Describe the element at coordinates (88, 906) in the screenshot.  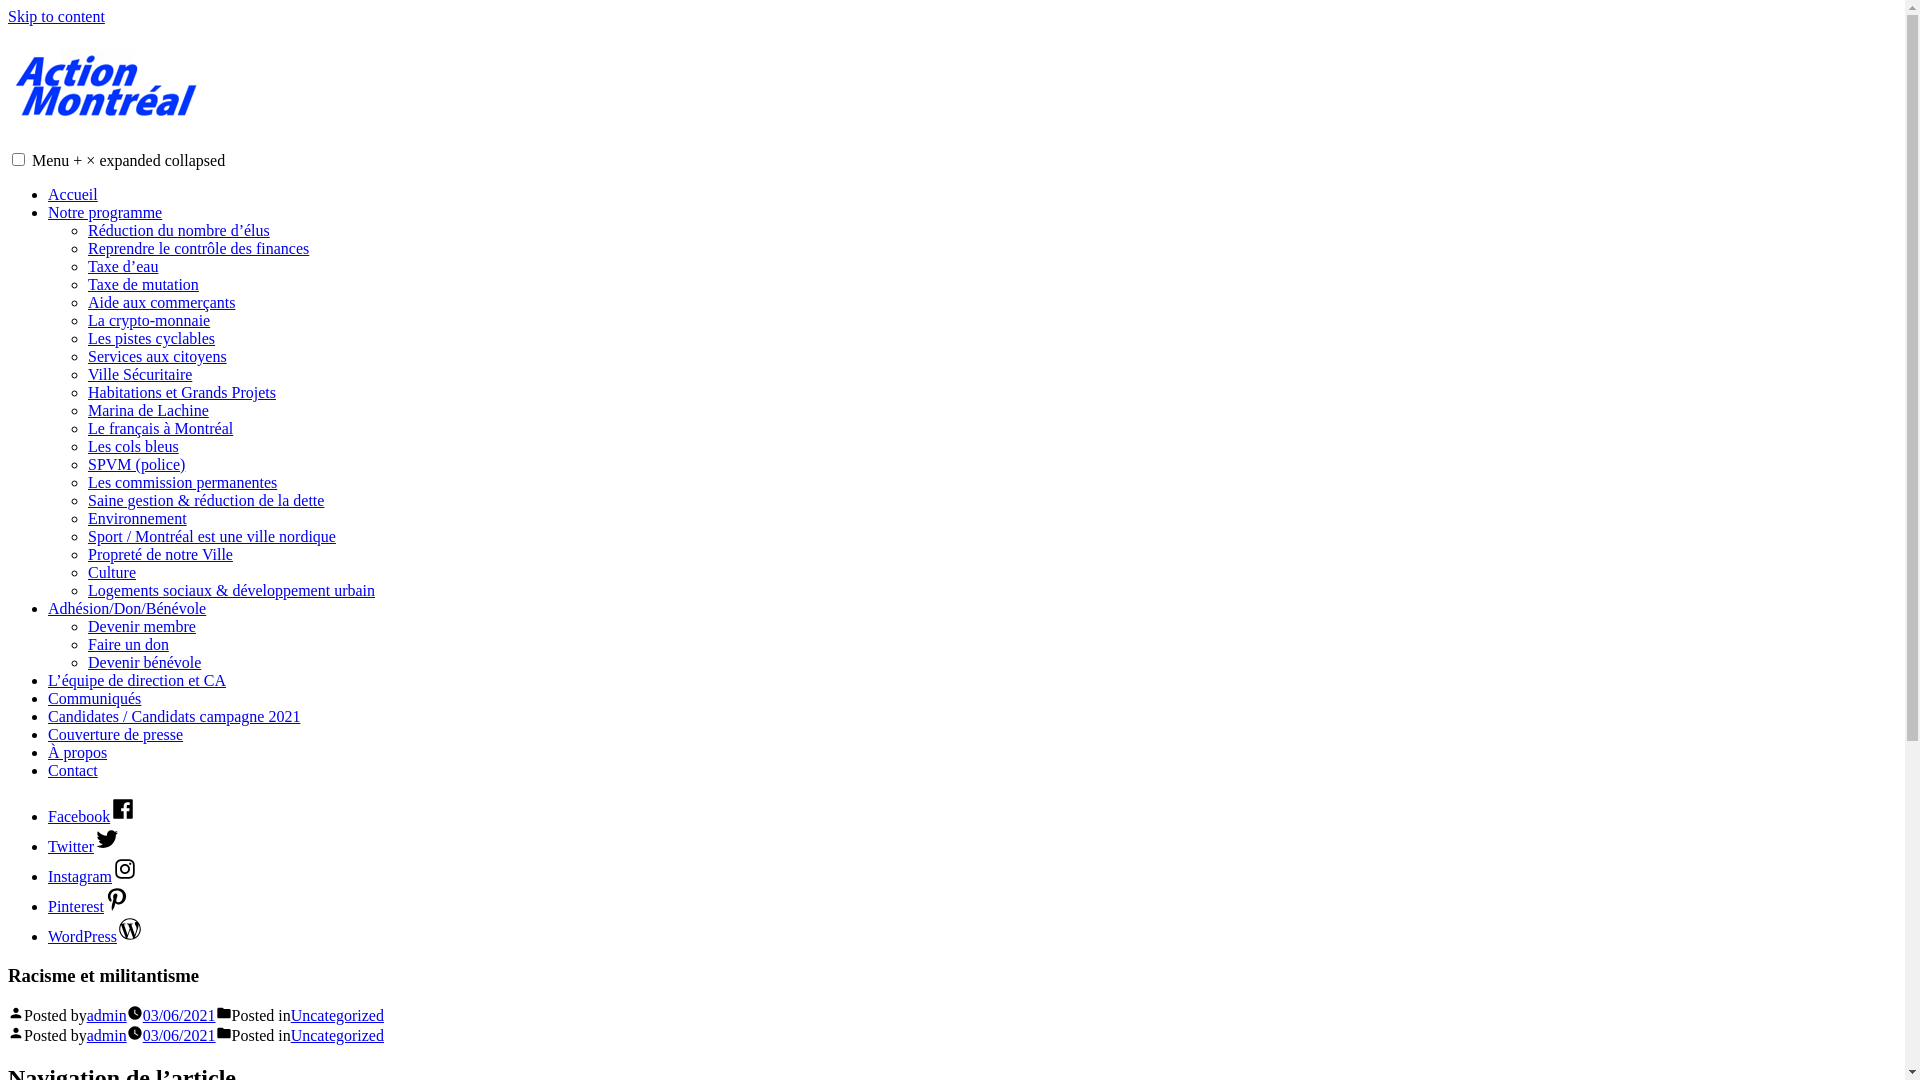
I see `'Pinterest'` at that location.